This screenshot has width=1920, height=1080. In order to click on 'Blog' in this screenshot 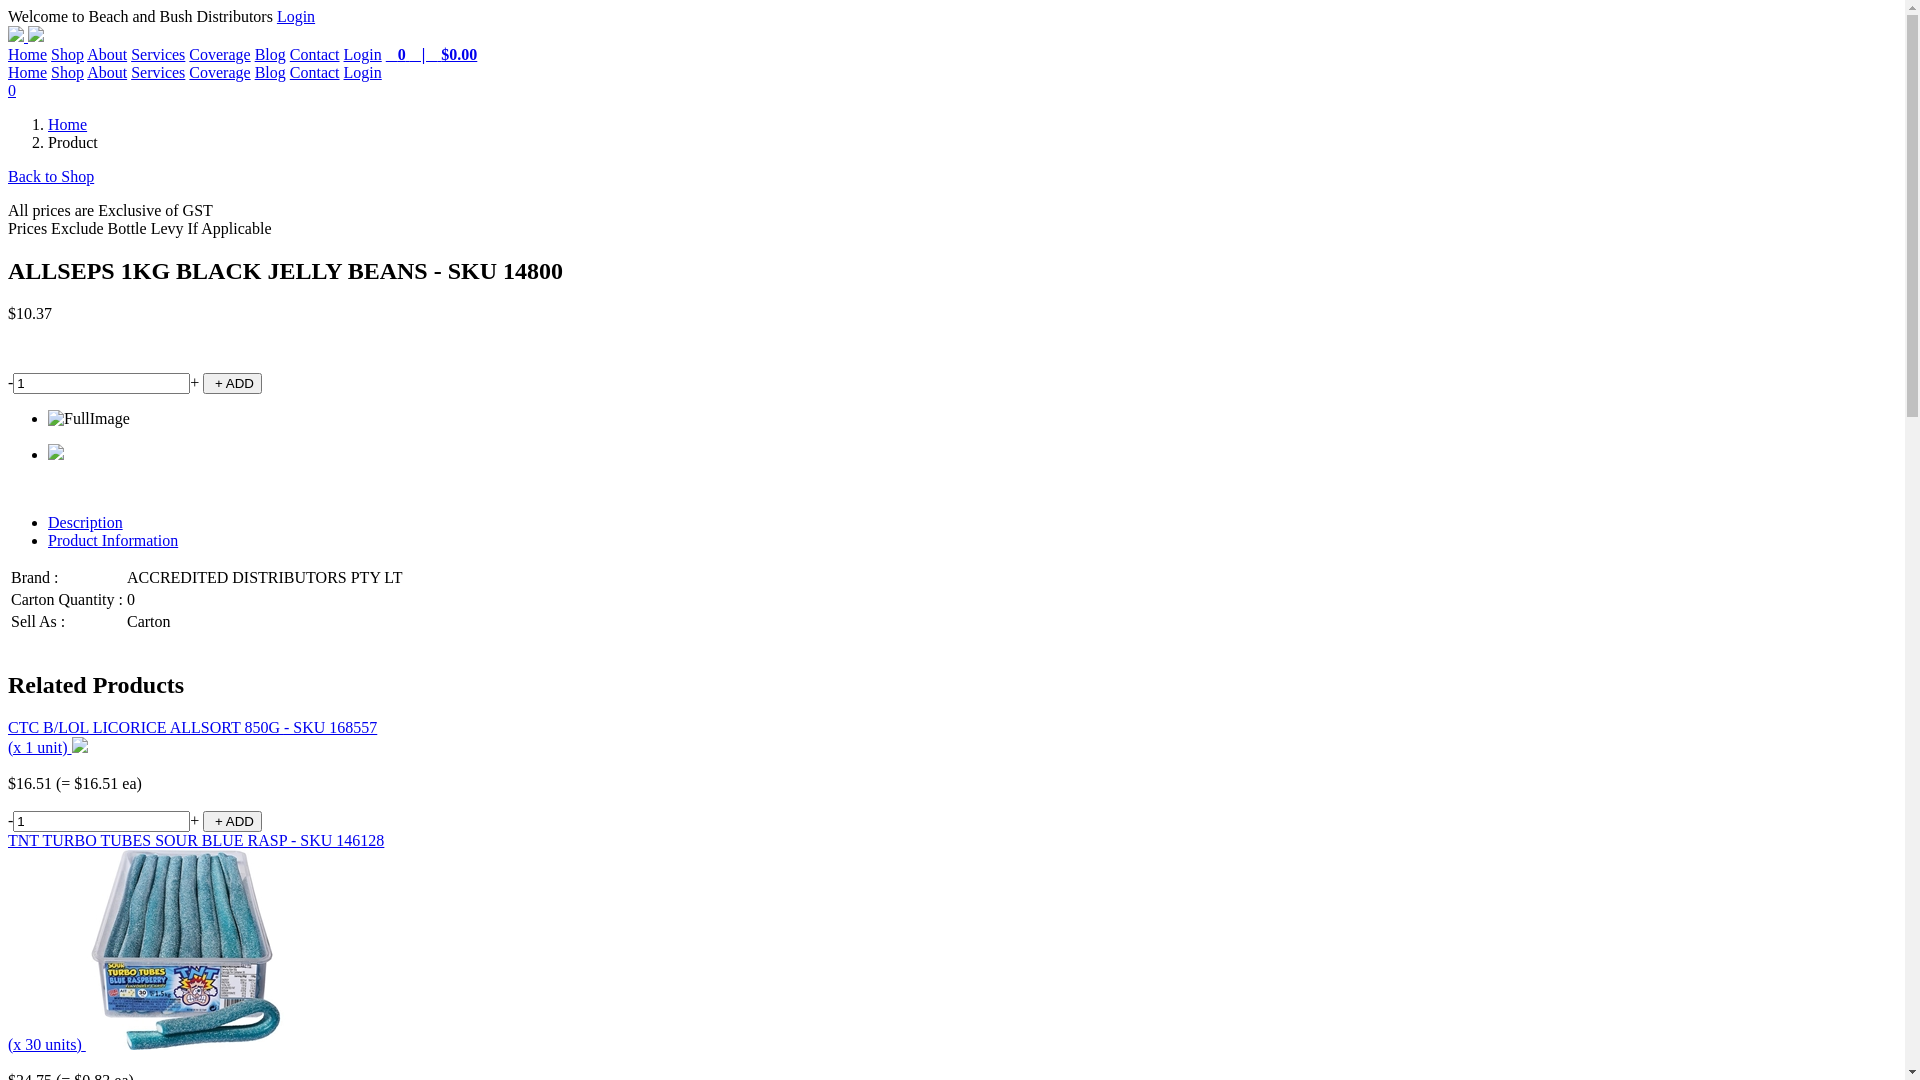, I will do `click(269, 53)`.